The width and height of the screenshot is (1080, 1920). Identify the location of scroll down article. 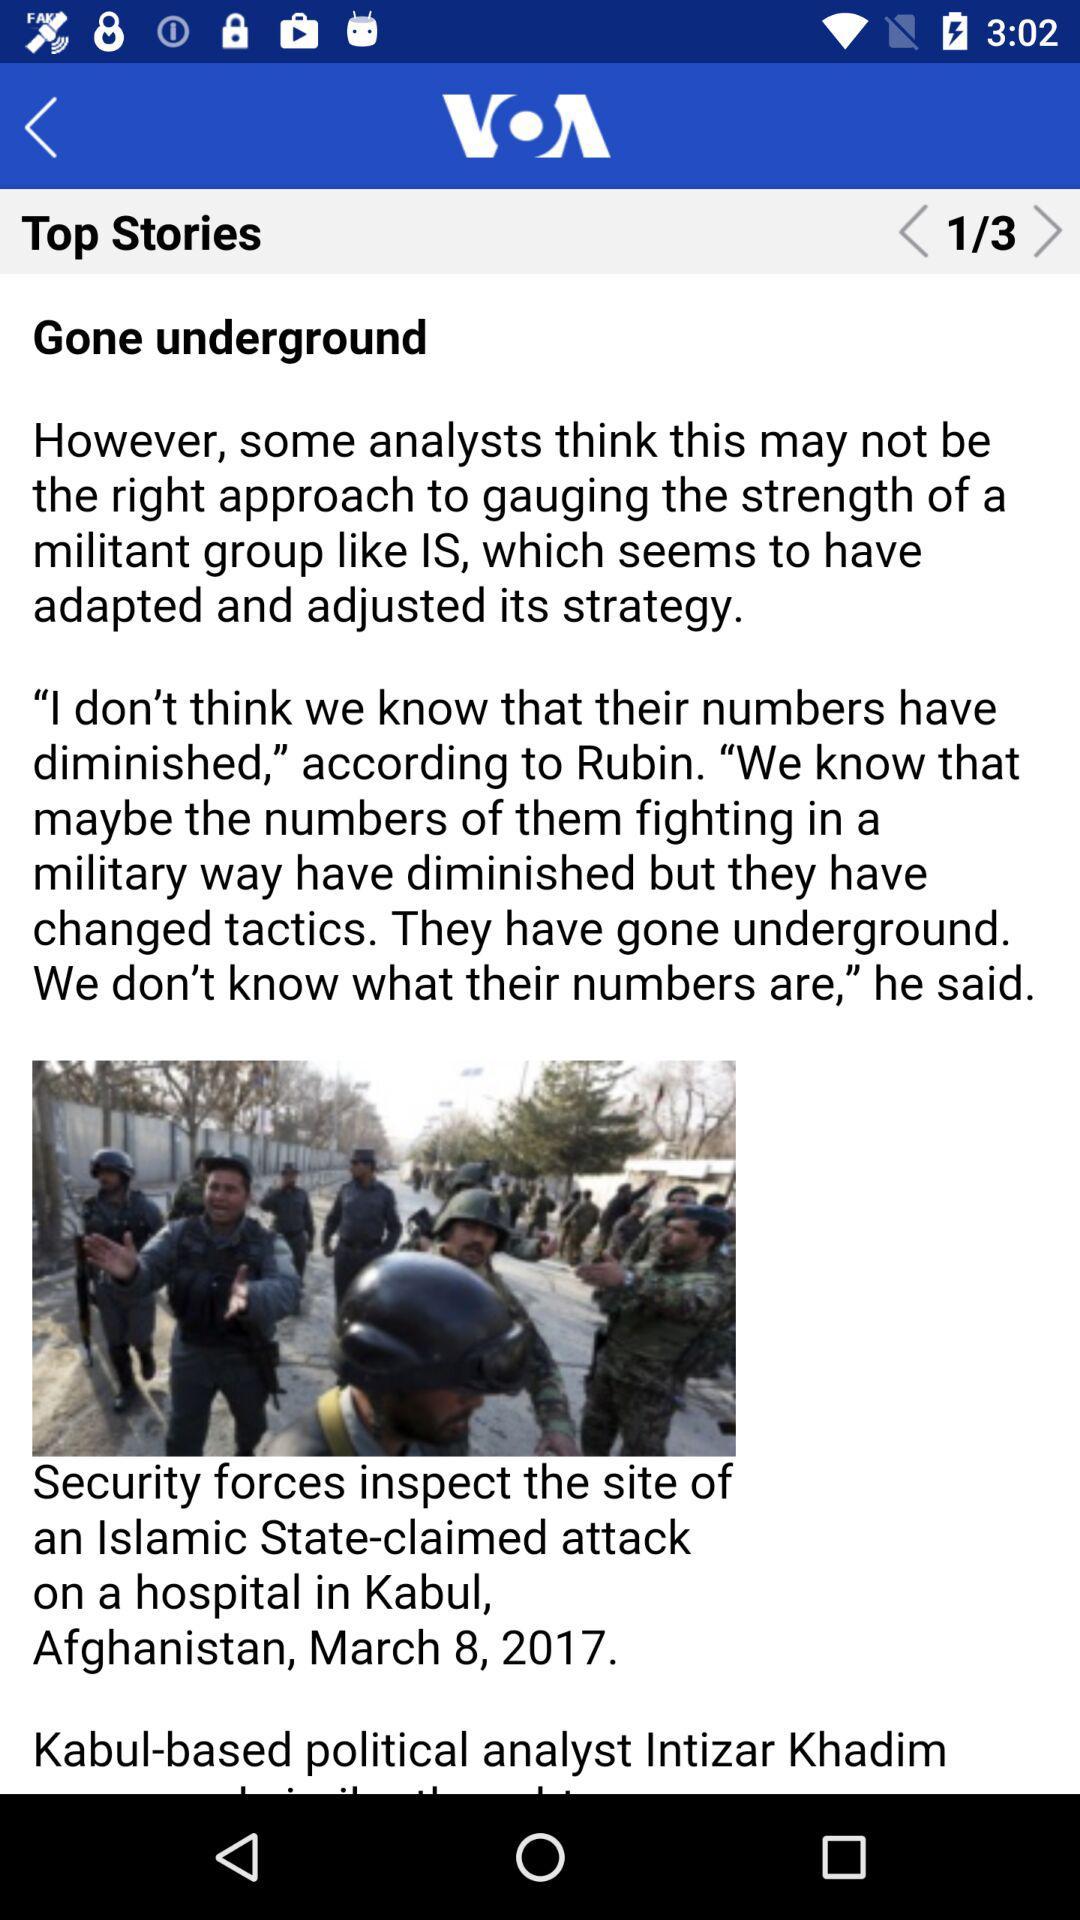
(540, 1033).